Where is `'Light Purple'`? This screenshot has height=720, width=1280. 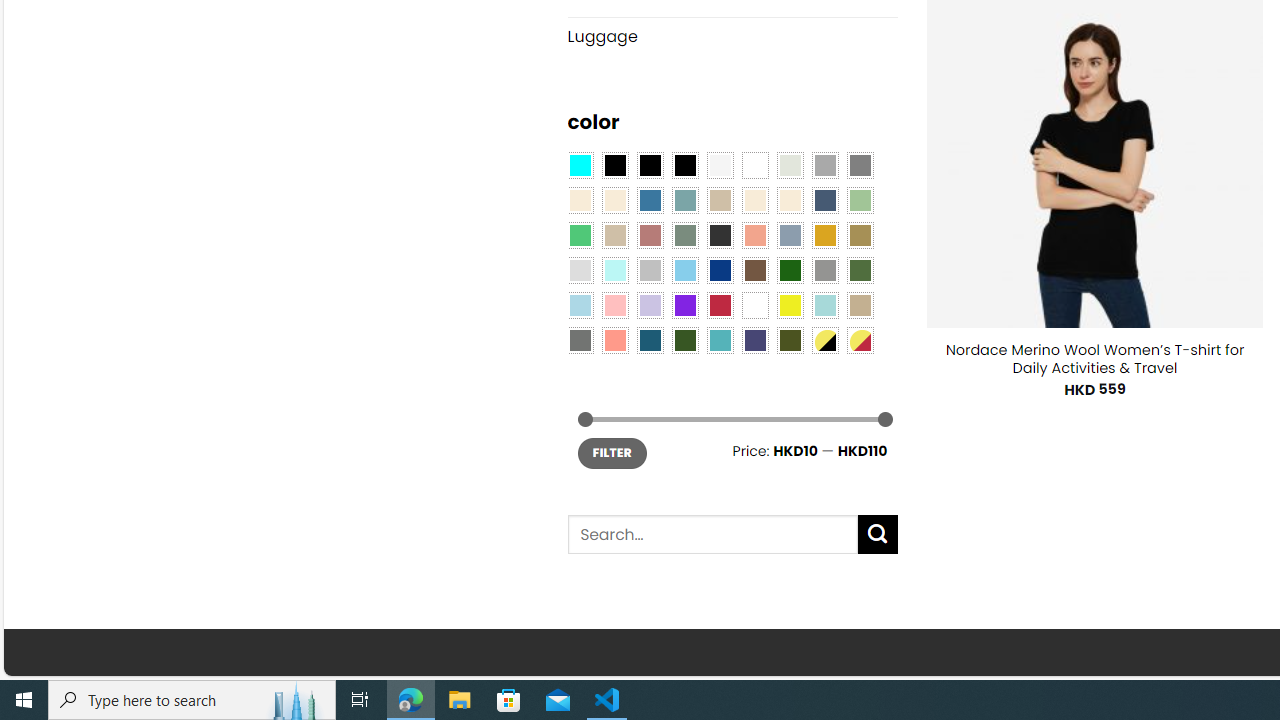
'Light Purple' is located at coordinates (650, 305).